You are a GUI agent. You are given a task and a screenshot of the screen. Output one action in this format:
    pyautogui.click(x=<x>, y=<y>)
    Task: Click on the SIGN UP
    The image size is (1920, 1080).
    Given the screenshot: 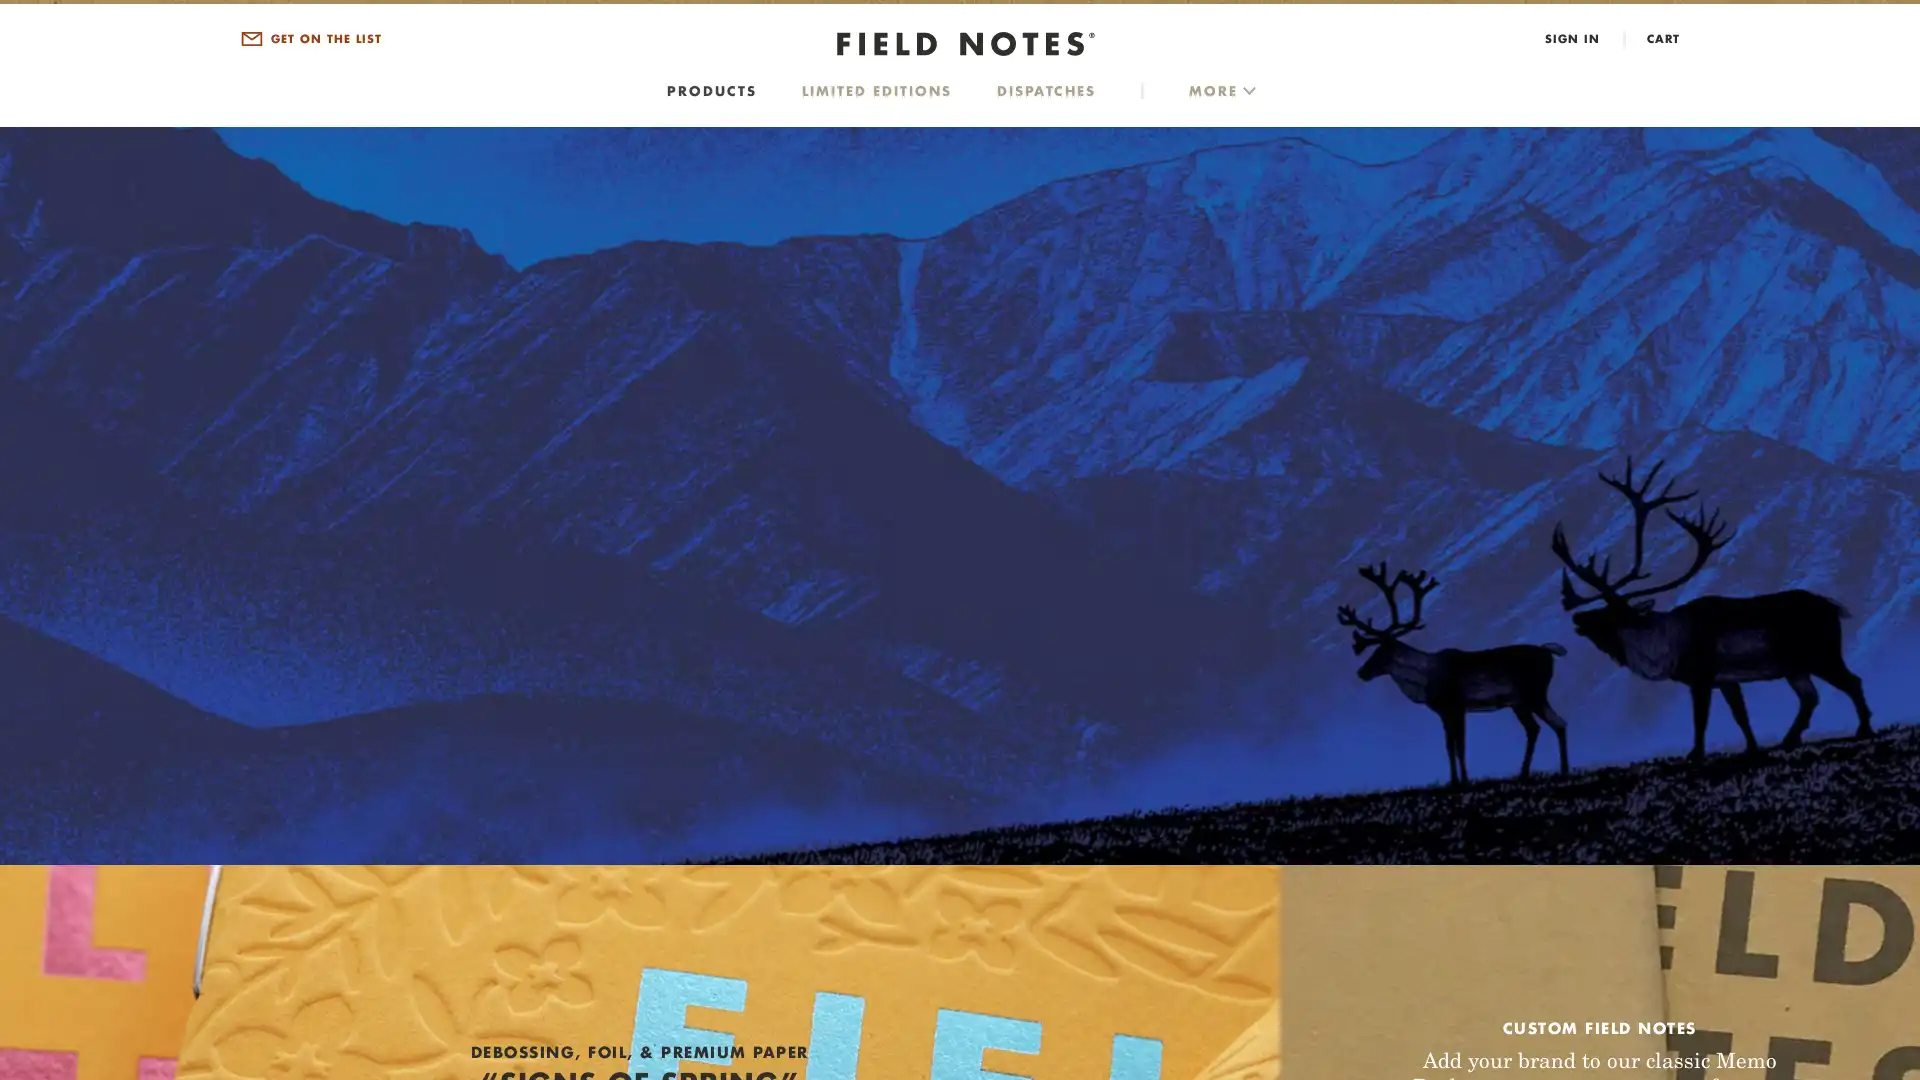 What is the action you would take?
    pyautogui.click(x=1518, y=824)
    